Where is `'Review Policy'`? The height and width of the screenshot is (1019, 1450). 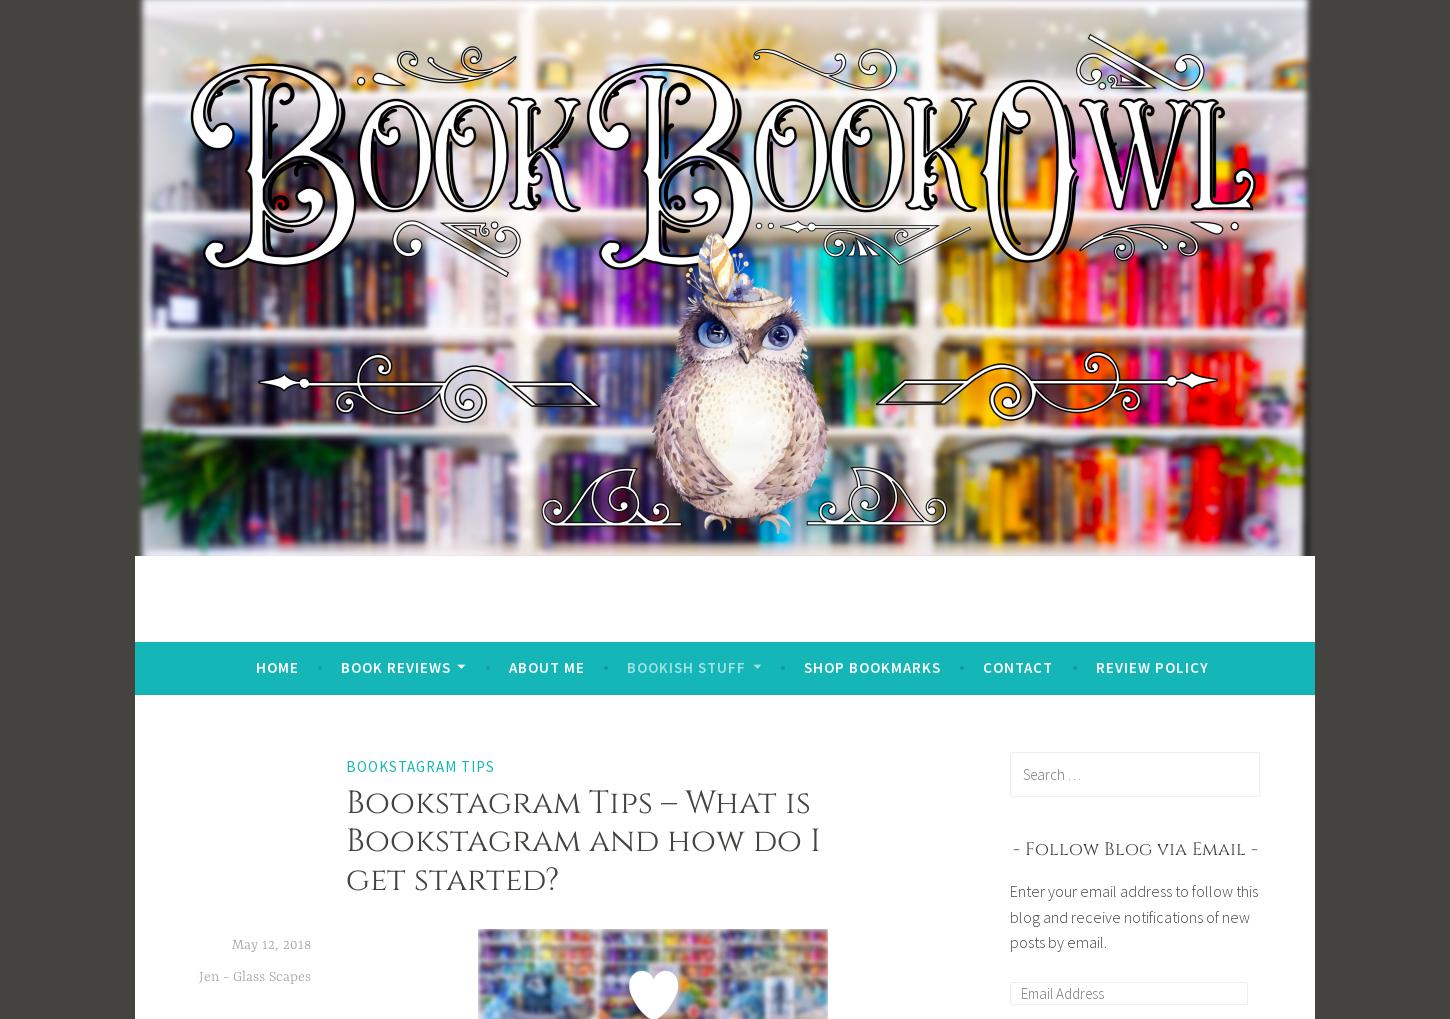
'Review Policy' is located at coordinates (1150, 665).